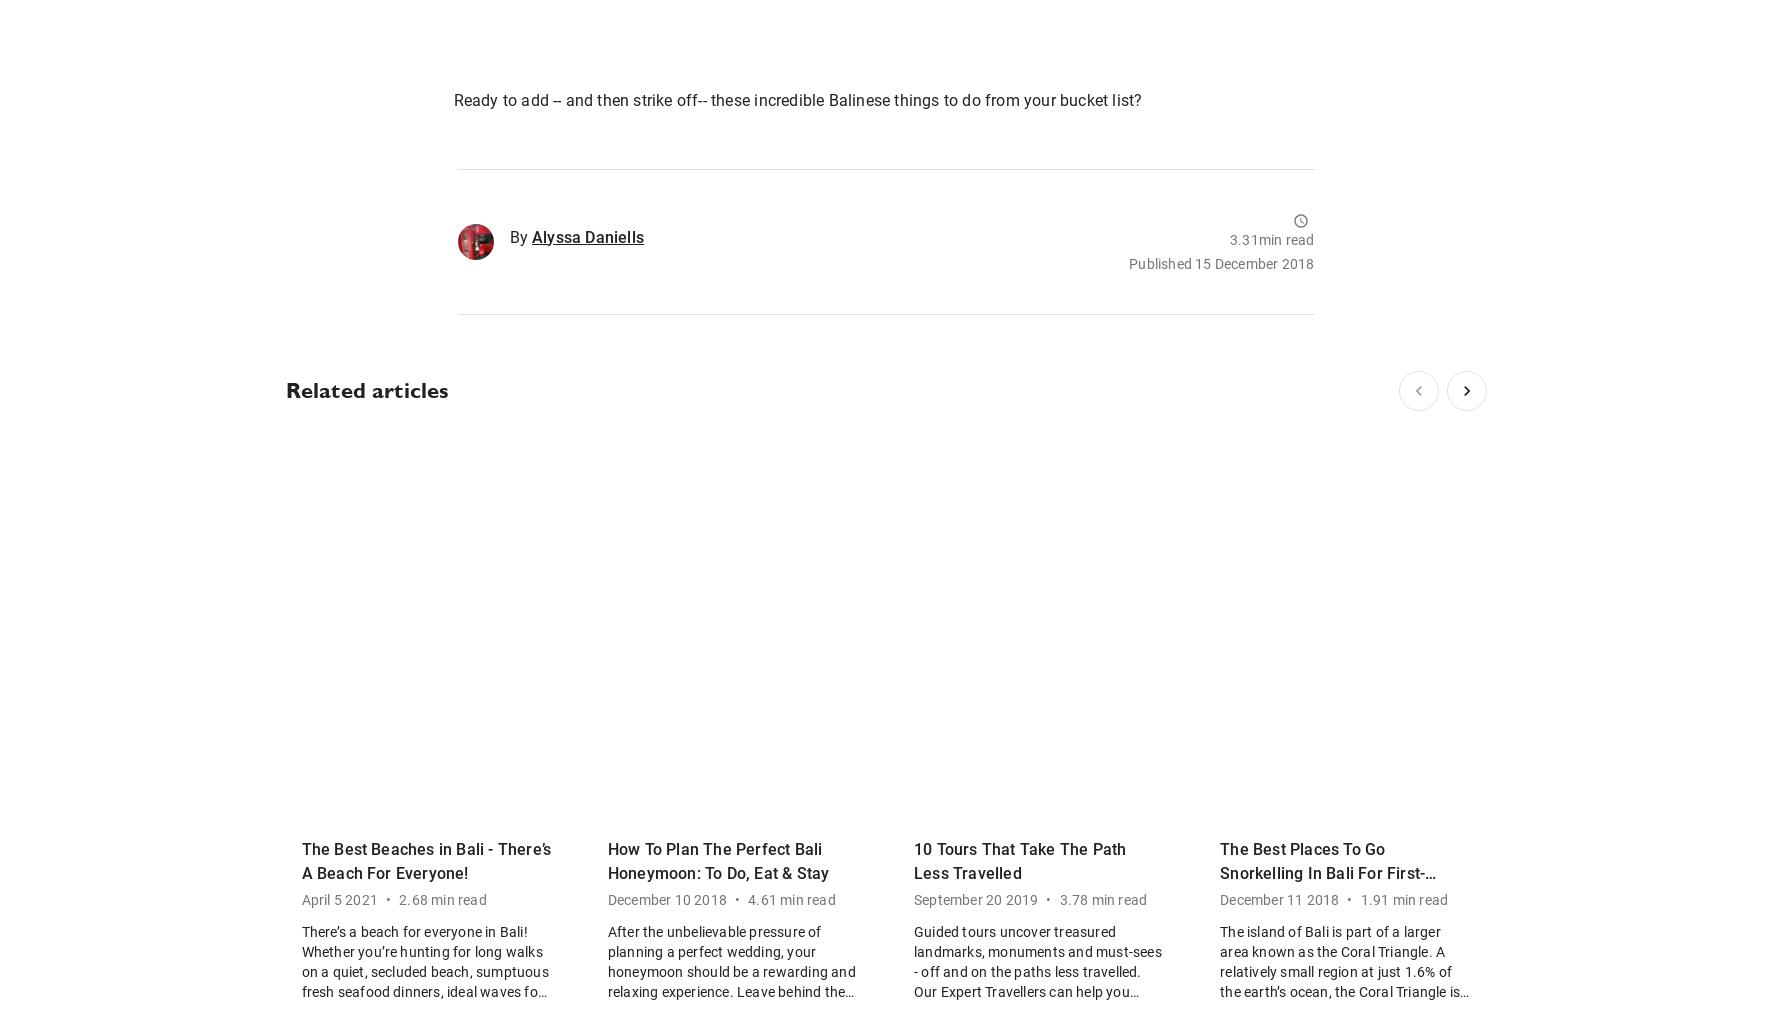 This screenshot has height=1036, width=1772. What do you see at coordinates (1103, 899) in the screenshot?
I see `'3.78 min read'` at bounding box center [1103, 899].